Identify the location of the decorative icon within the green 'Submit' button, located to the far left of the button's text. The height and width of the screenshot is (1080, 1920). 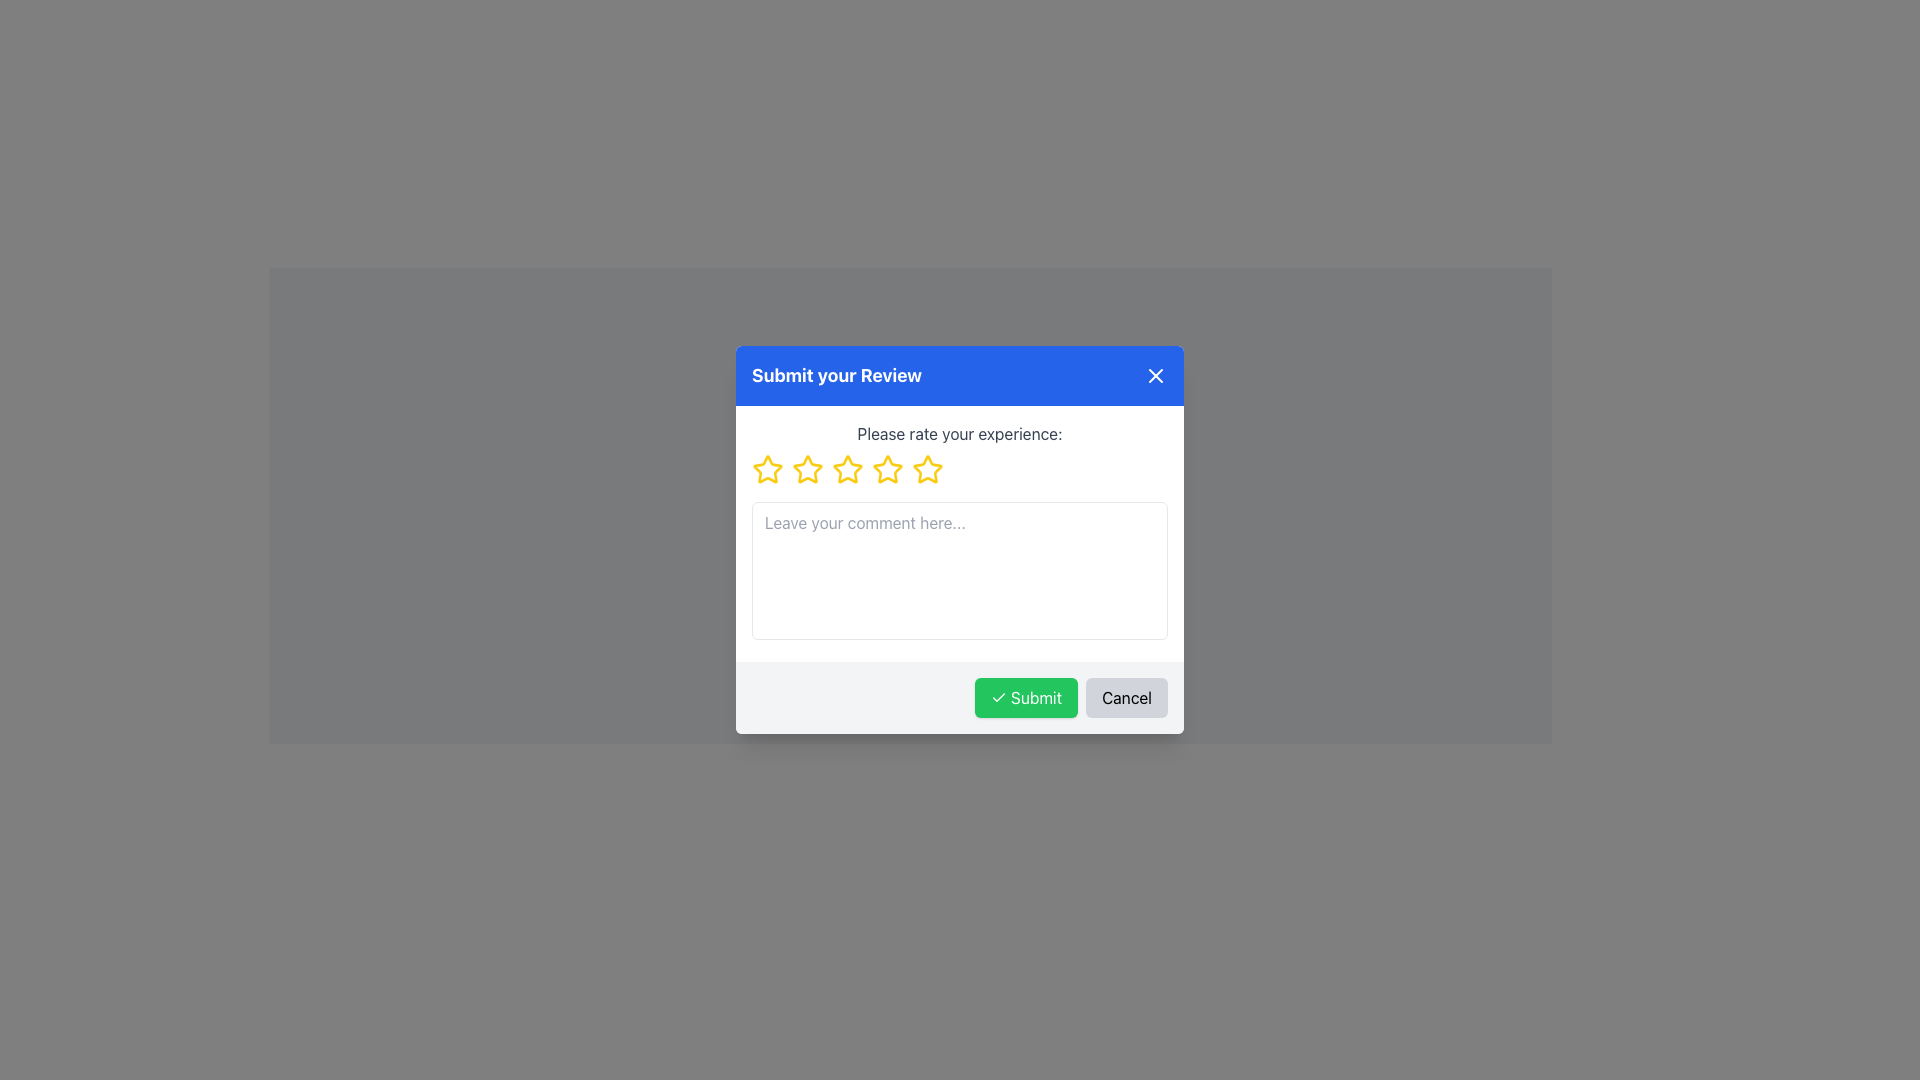
(998, 697).